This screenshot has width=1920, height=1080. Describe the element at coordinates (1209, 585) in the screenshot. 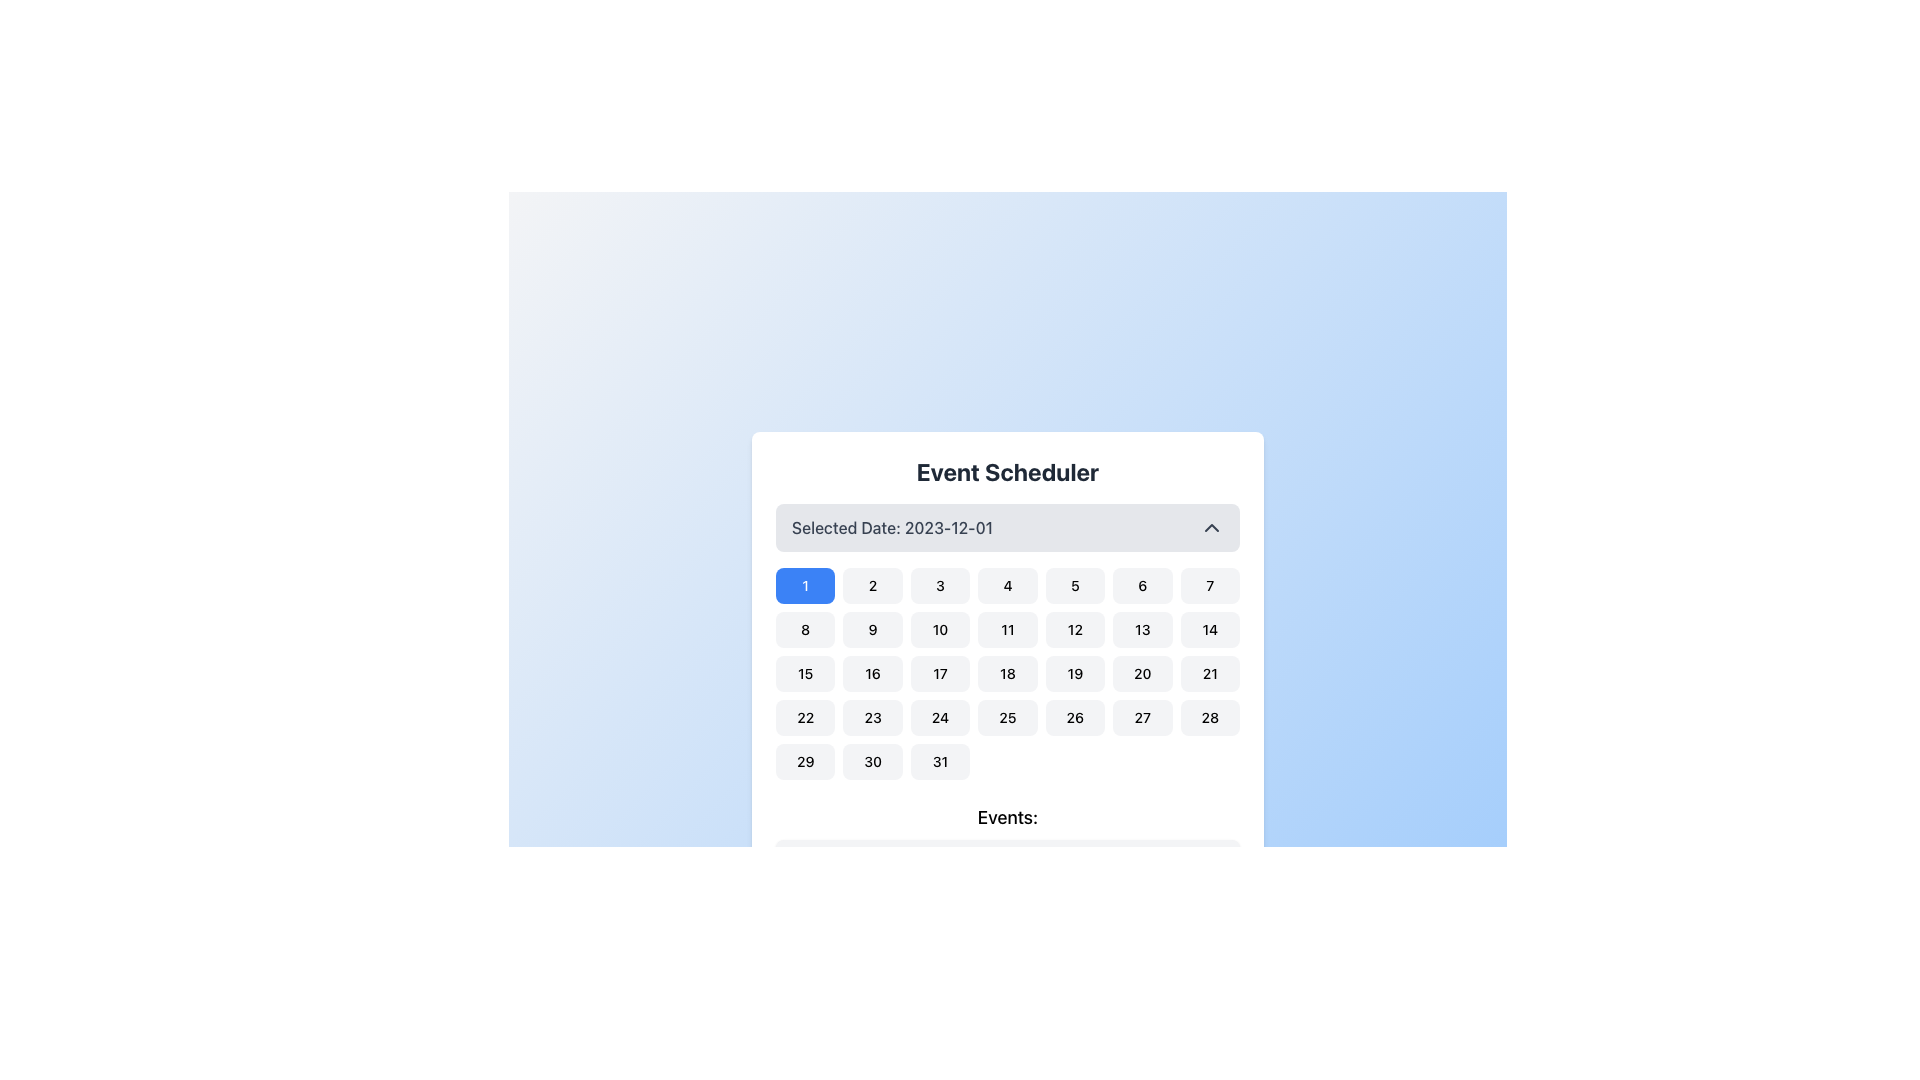

I see `the calendar day cell displaying the number '7'` at that location.